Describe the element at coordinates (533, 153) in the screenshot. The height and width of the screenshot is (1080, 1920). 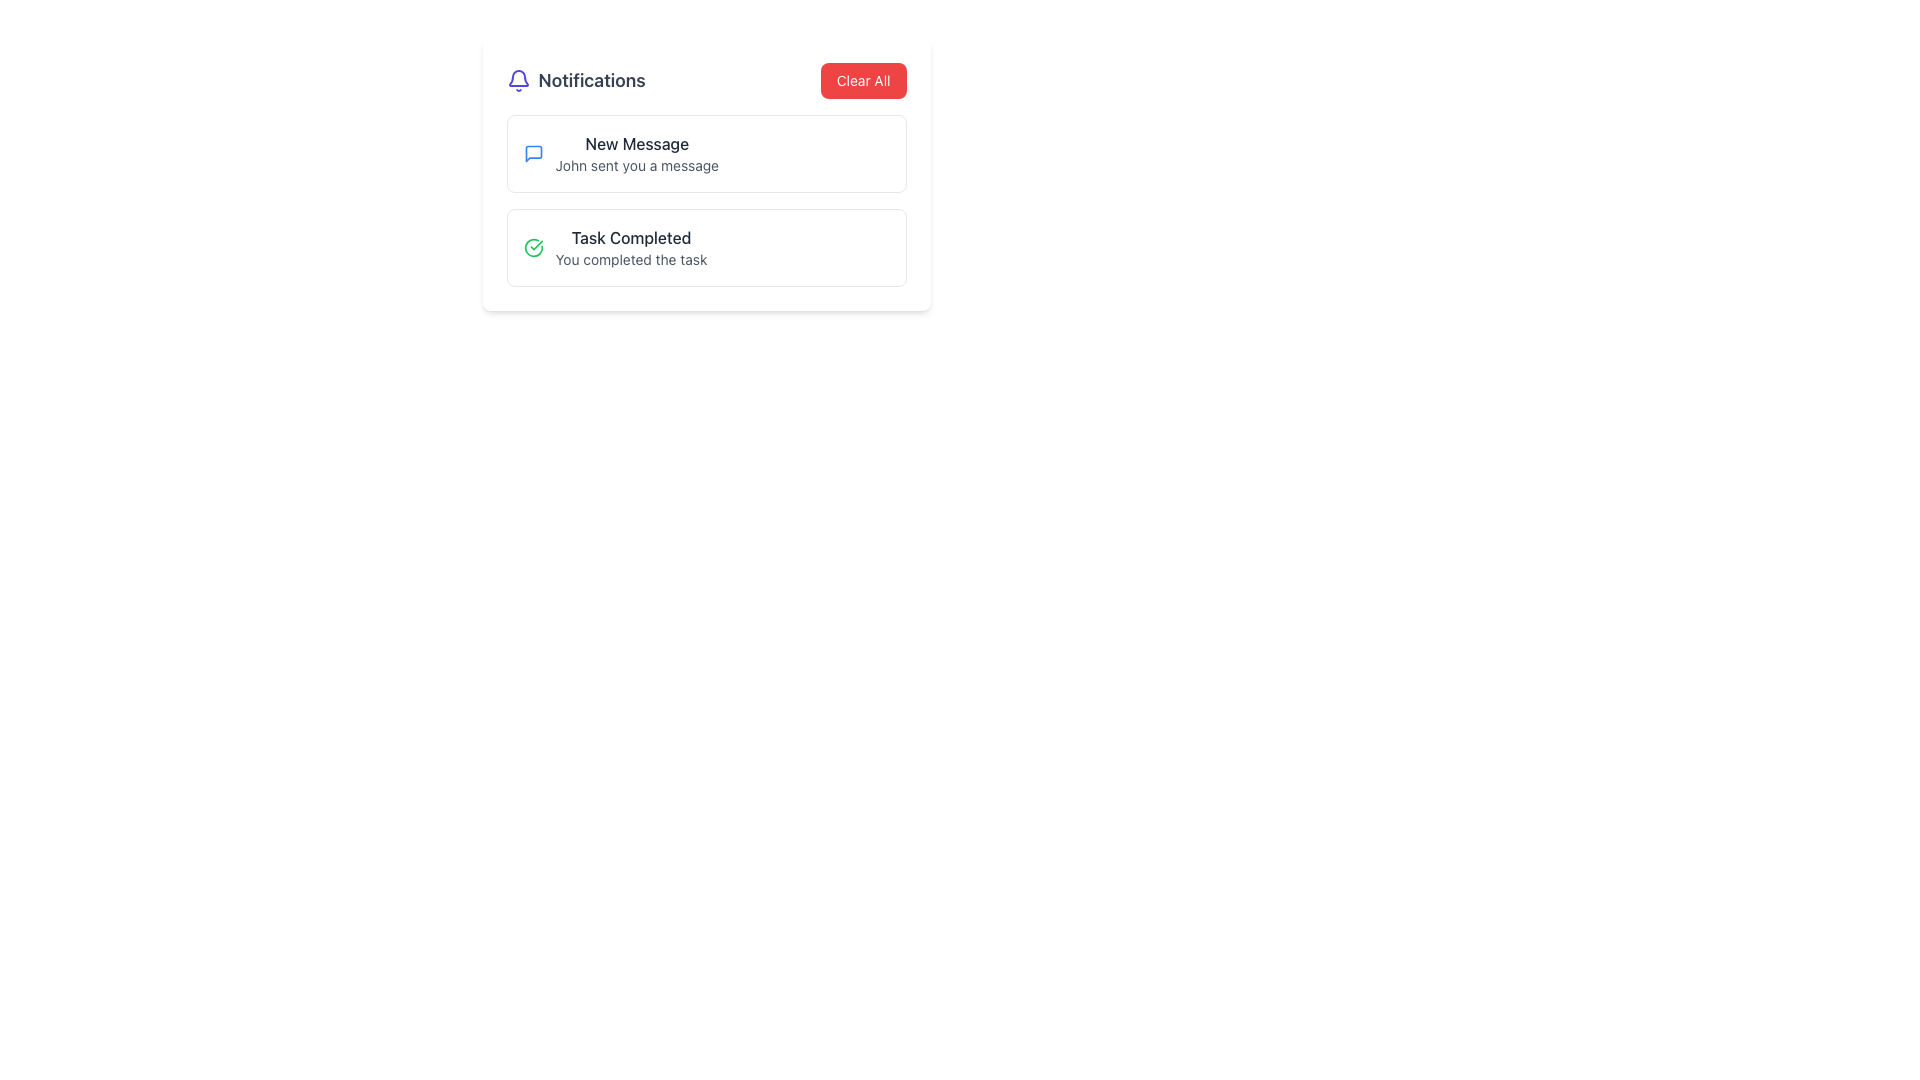
I see `the new message notification icon located at the top-left corner of the notification panel, to the left of the 'New Message' text` at that location.